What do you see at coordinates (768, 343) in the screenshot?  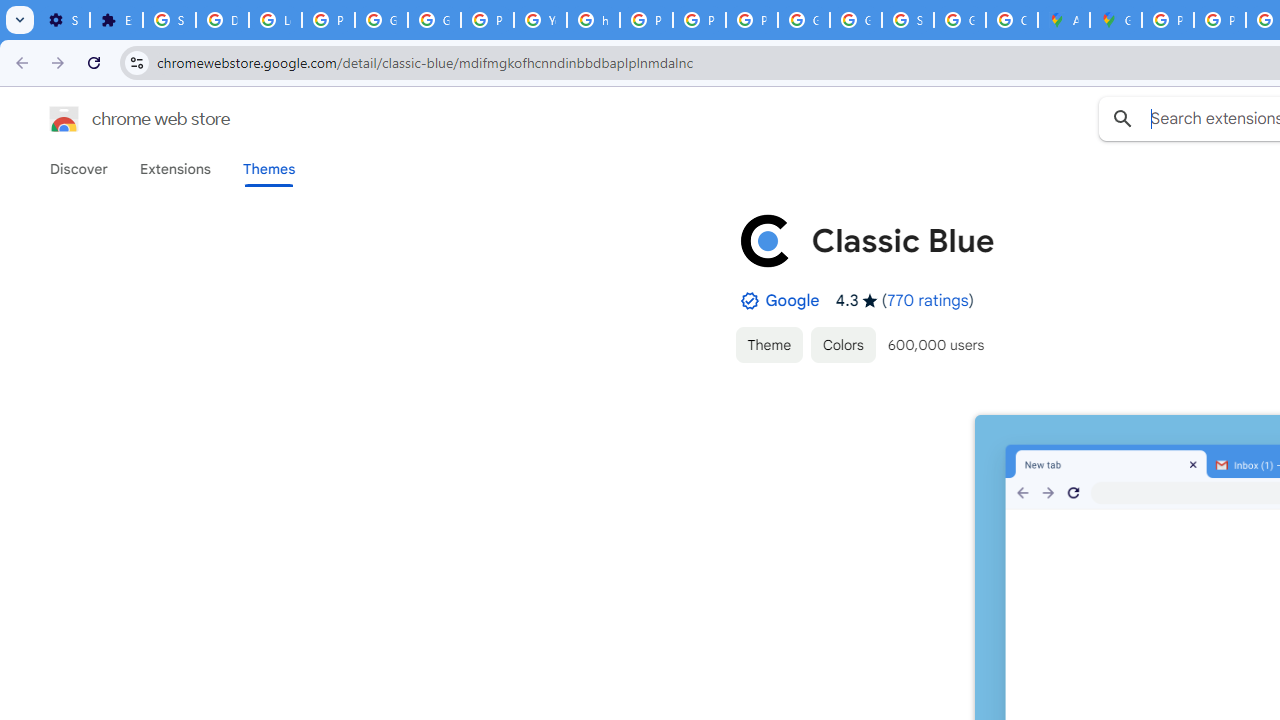 I see `'Theme'` at bounding box center [768, 343].